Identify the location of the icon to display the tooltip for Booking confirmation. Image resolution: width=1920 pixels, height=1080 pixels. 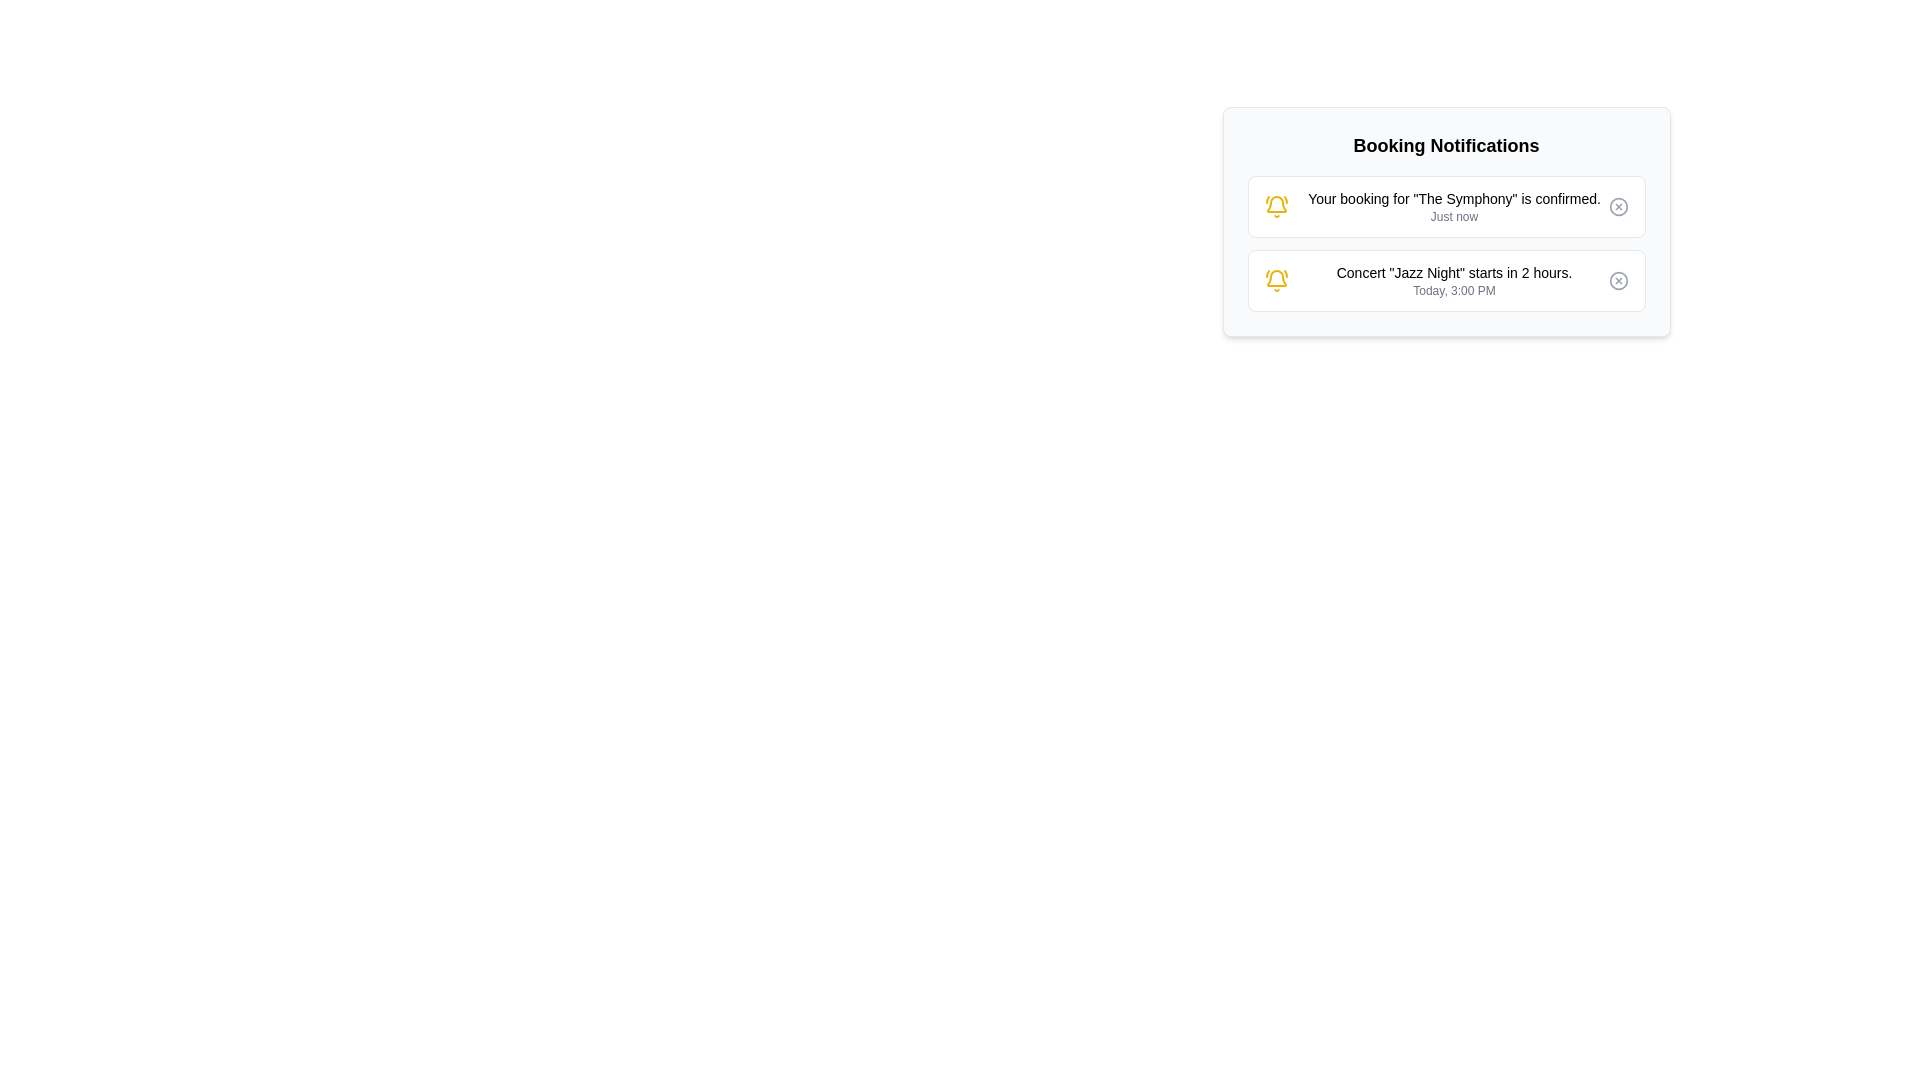
(1275, 207).